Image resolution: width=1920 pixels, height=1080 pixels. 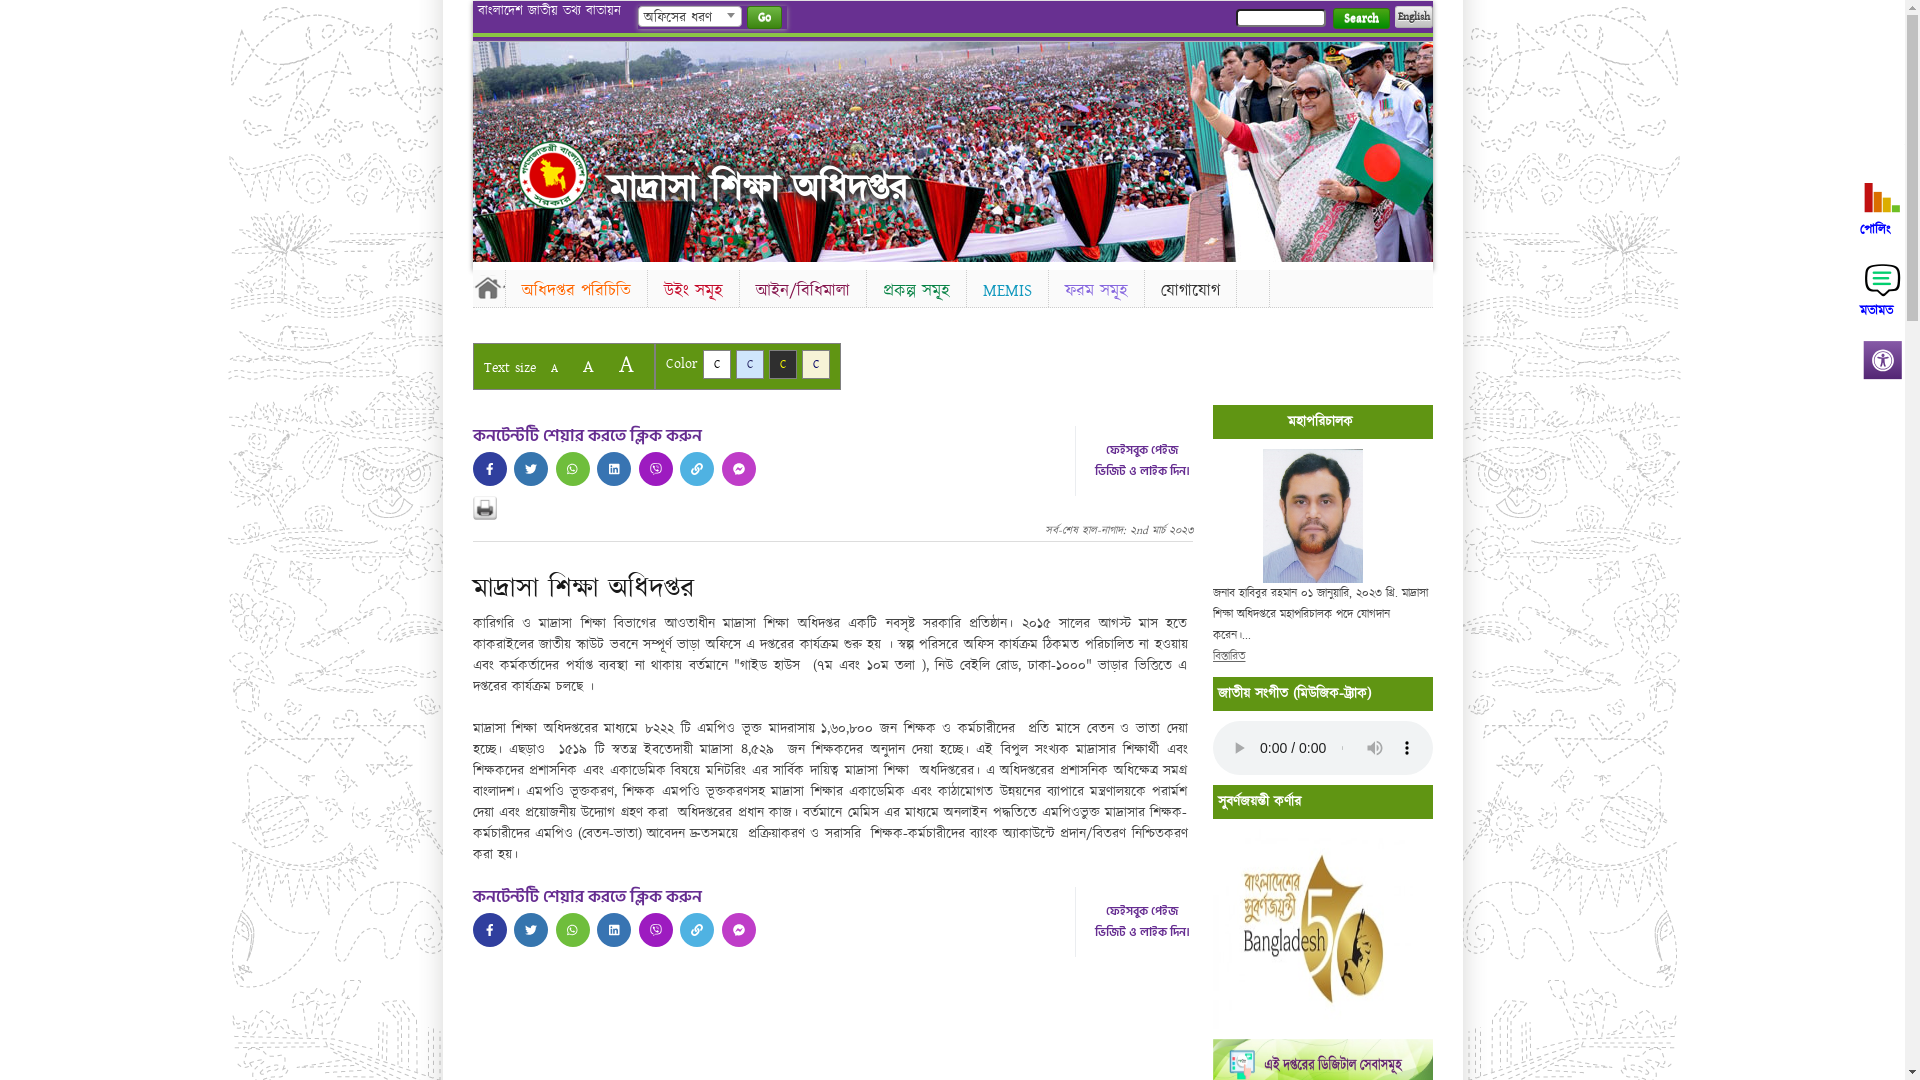 What do you see at coordinates (470, 145) in the screenshot?
I see `'Previous'` at bounding box center [470, 145].